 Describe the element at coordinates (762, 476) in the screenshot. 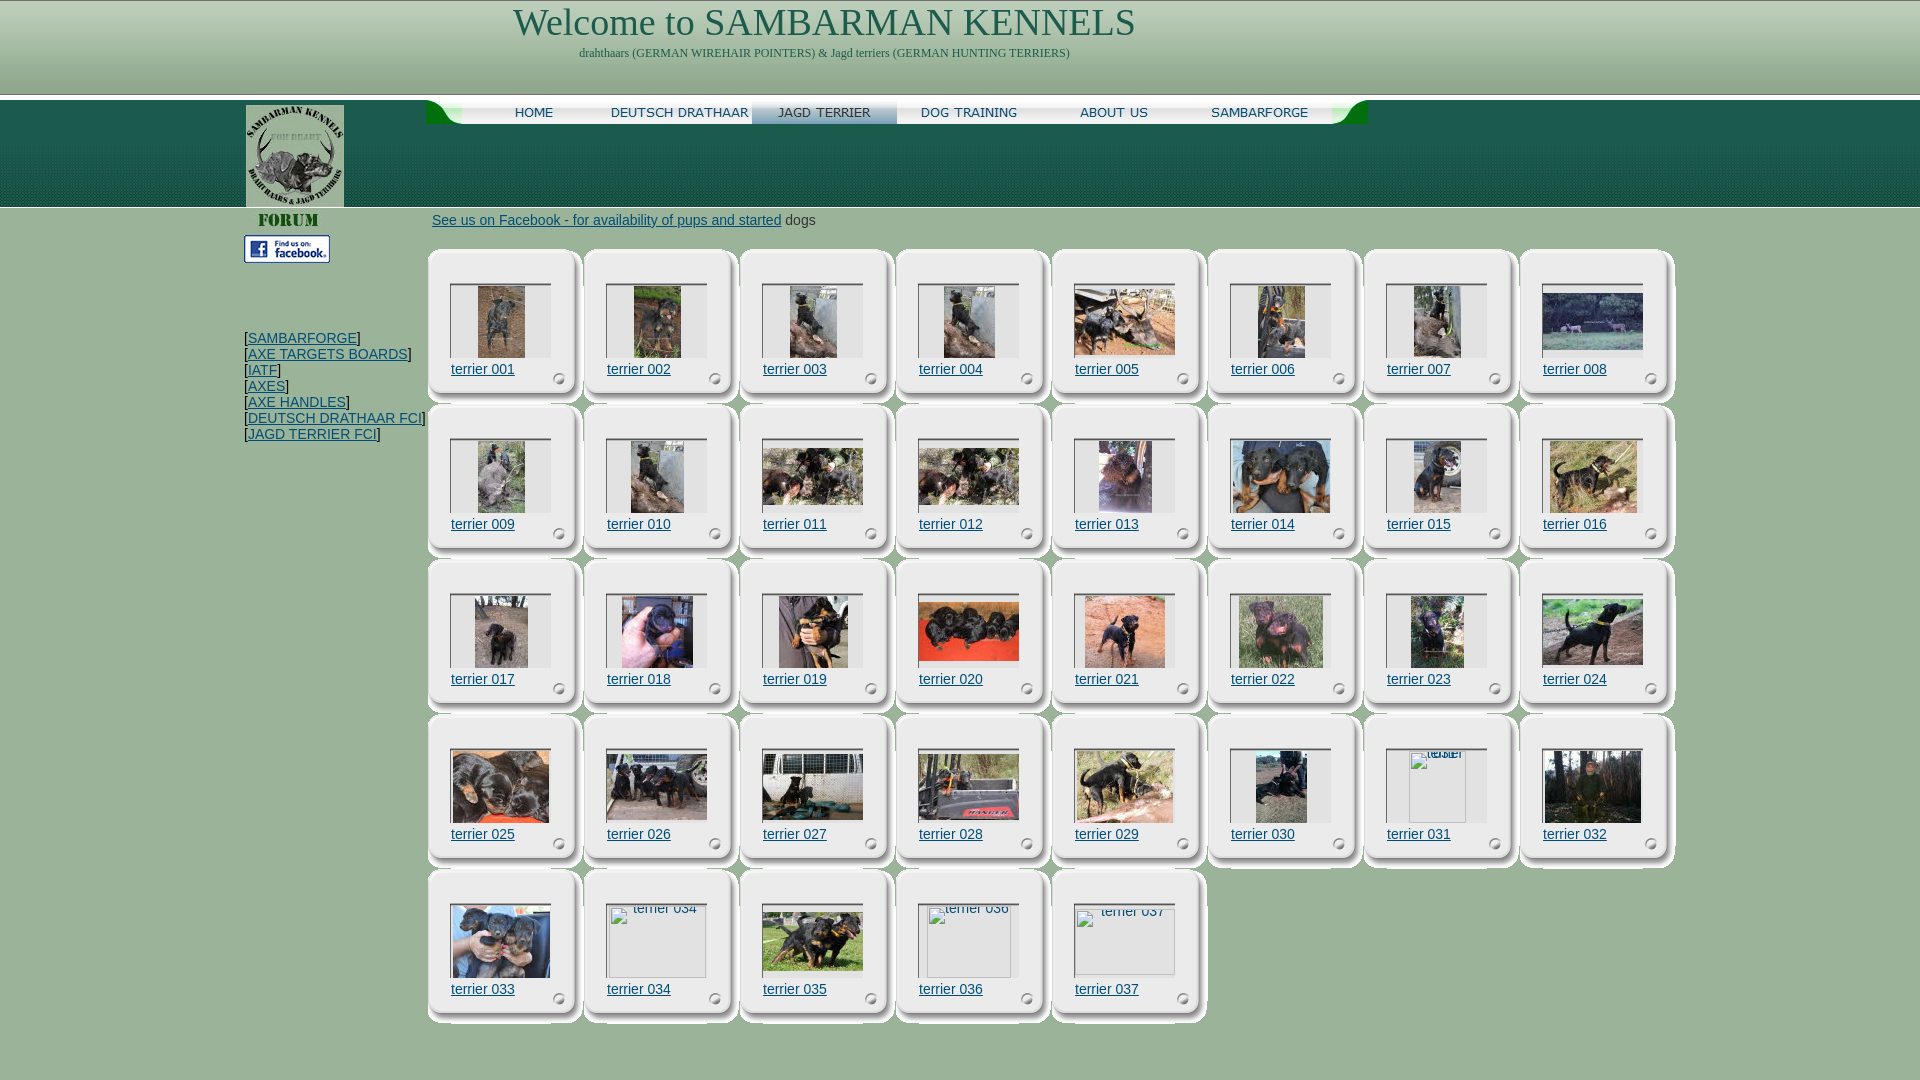

I see `'terrier 011'` at that location.